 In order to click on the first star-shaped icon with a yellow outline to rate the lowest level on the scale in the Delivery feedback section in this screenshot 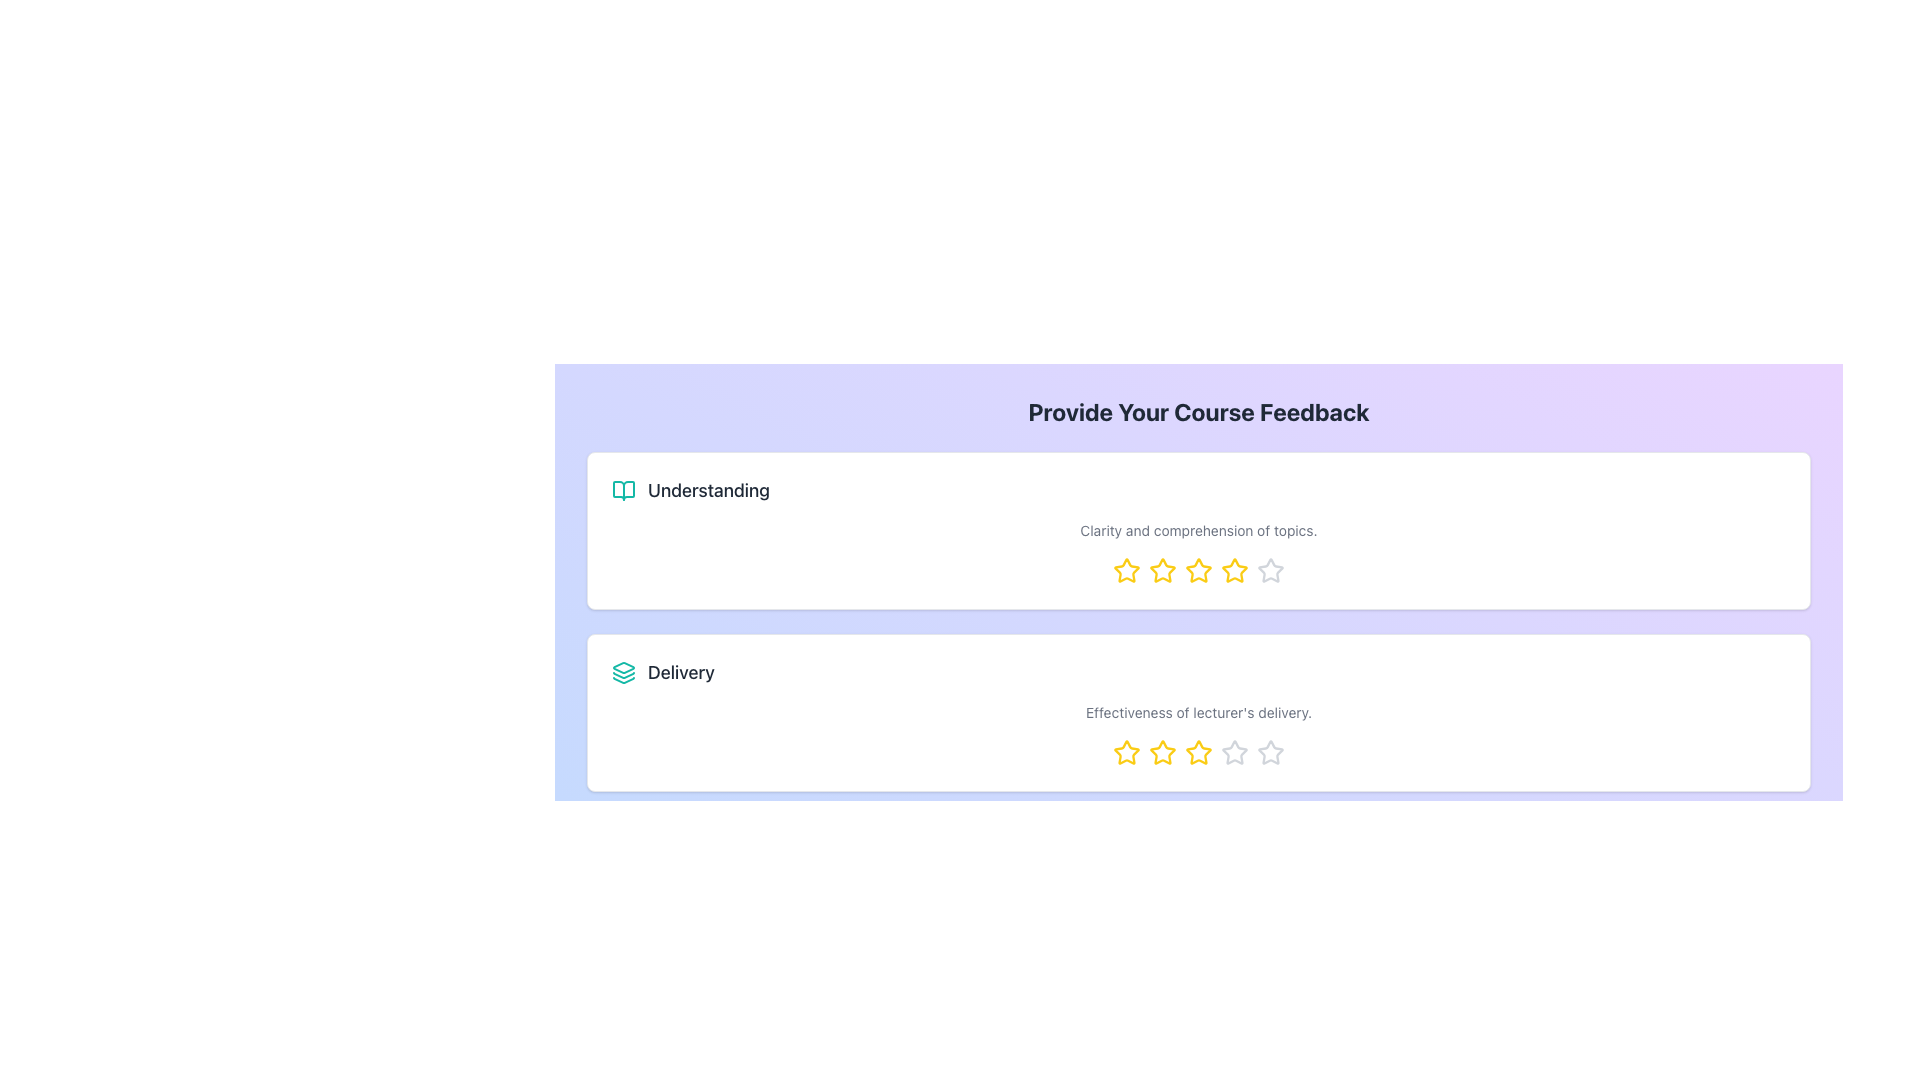, I will do `click(1127, 752)`.